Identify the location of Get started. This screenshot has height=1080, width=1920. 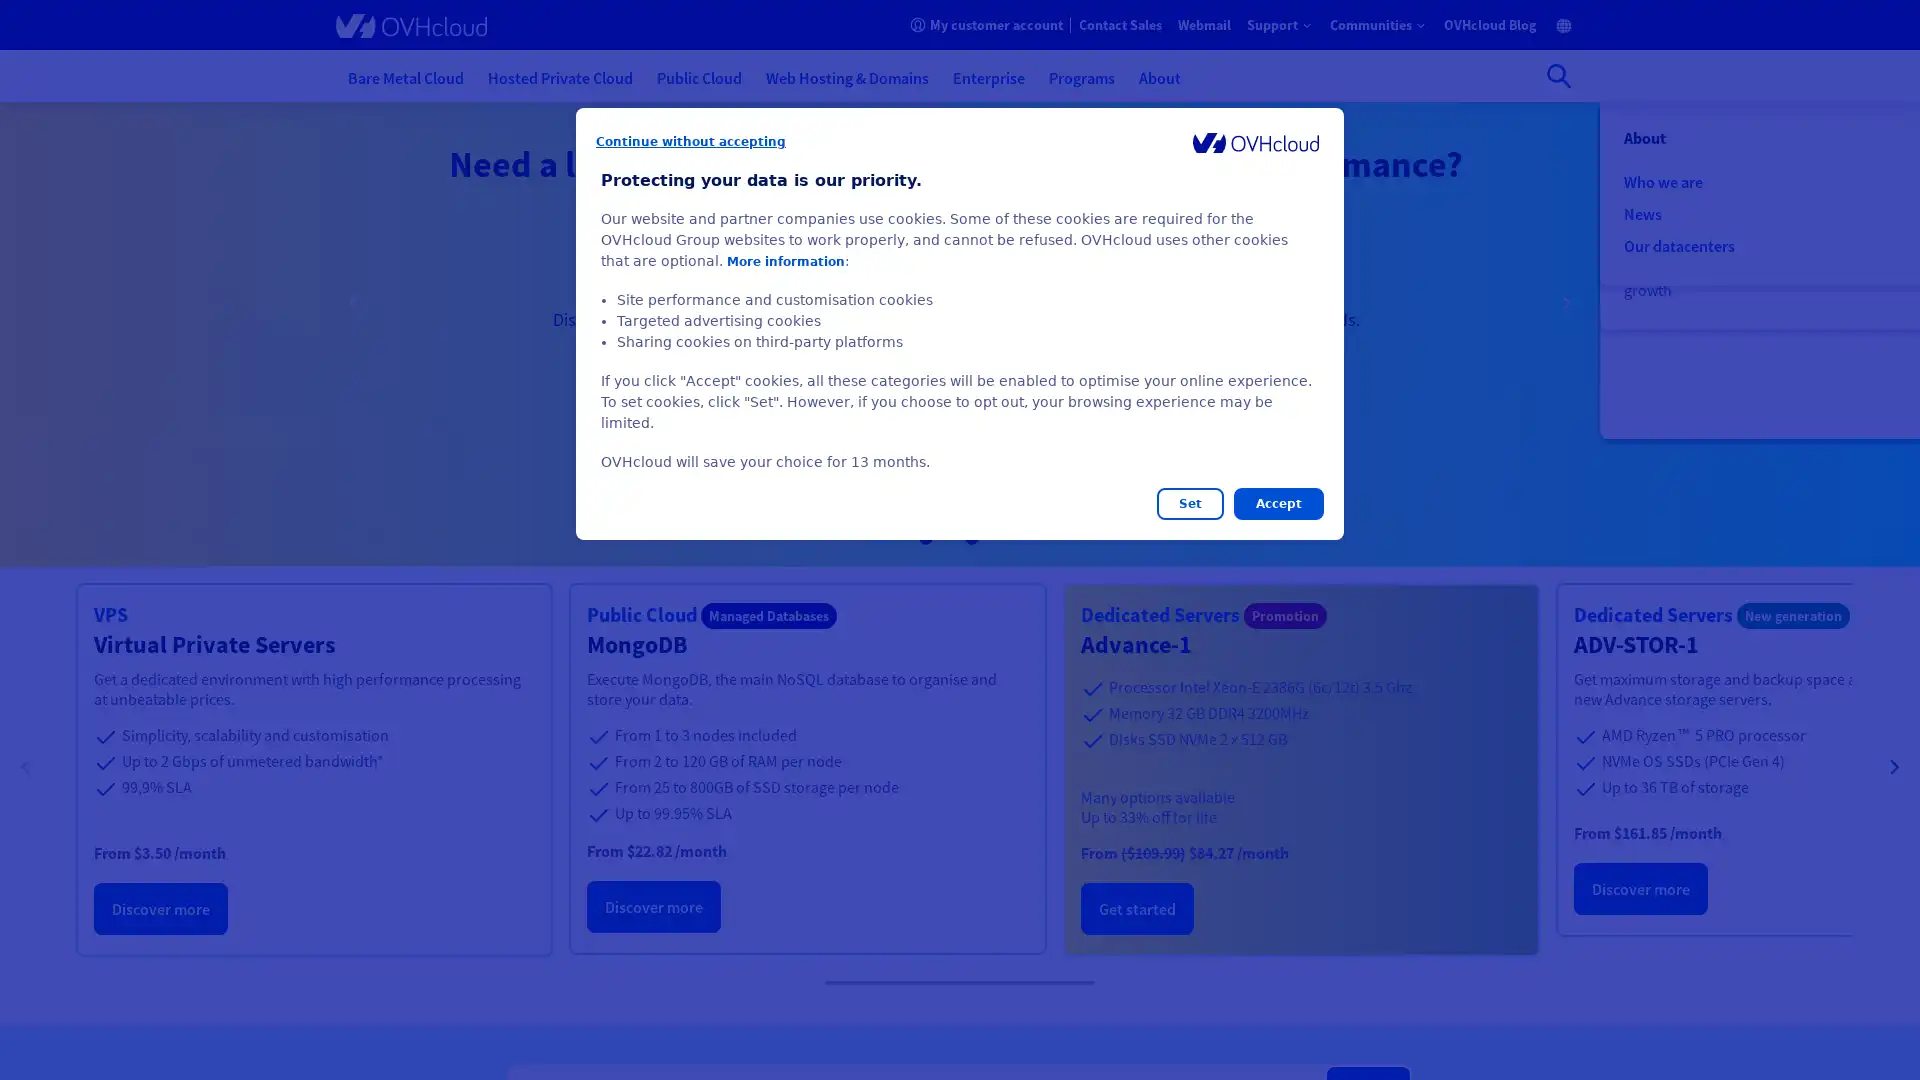
(1136, 909).